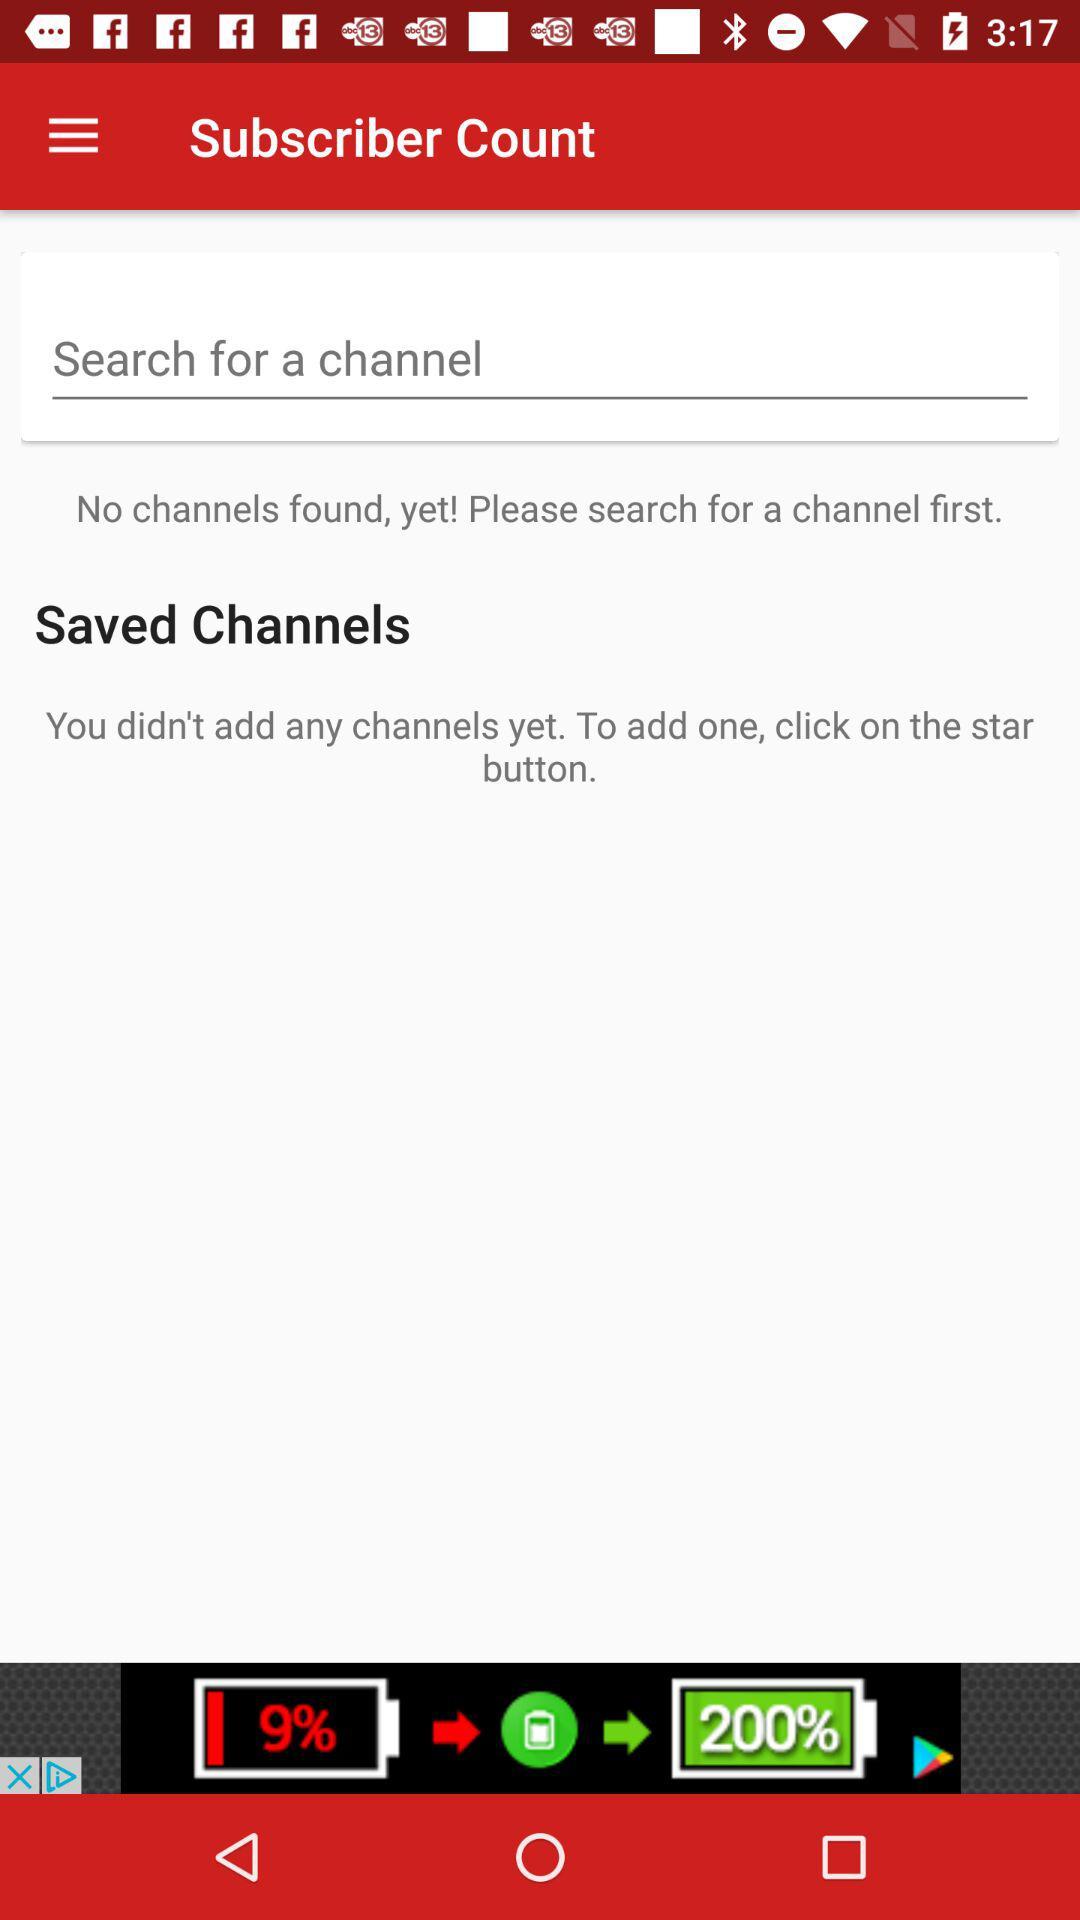  What do you see at coordinates (540, 1727) in the screenshot?
I see `advertising` at bounding box center [540, 1727].